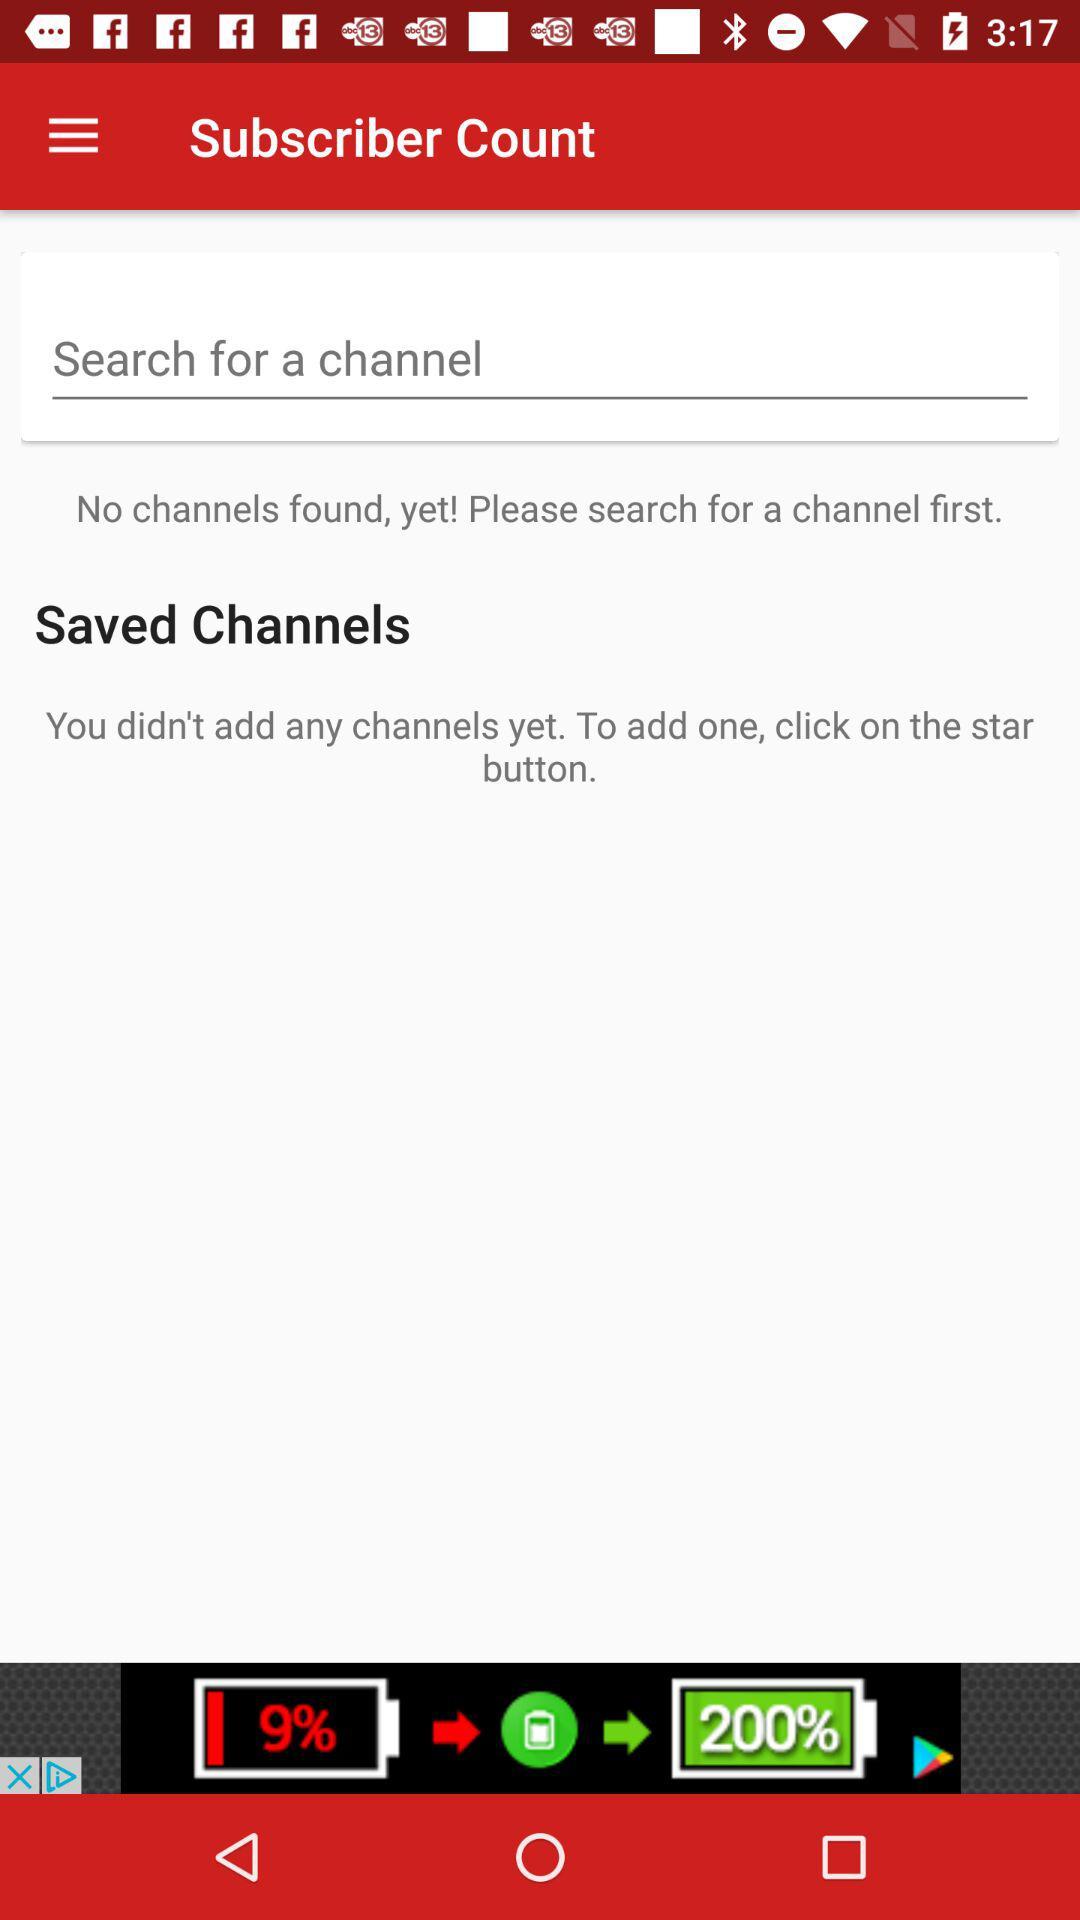  What do you see at coordinates (540, 1727) in the screenshot?
I see `advertising` at bounding box center [540, 1727].